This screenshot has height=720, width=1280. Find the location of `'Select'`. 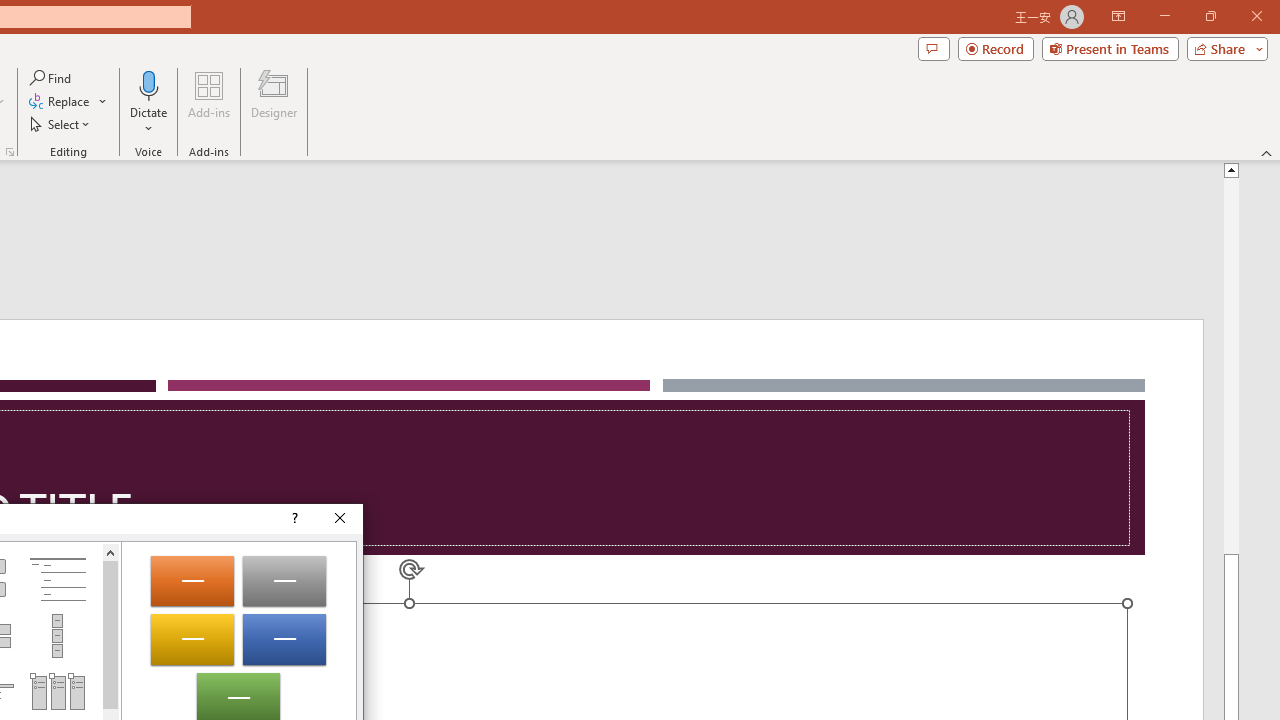

'Select' is located at coordinates (61, 124).